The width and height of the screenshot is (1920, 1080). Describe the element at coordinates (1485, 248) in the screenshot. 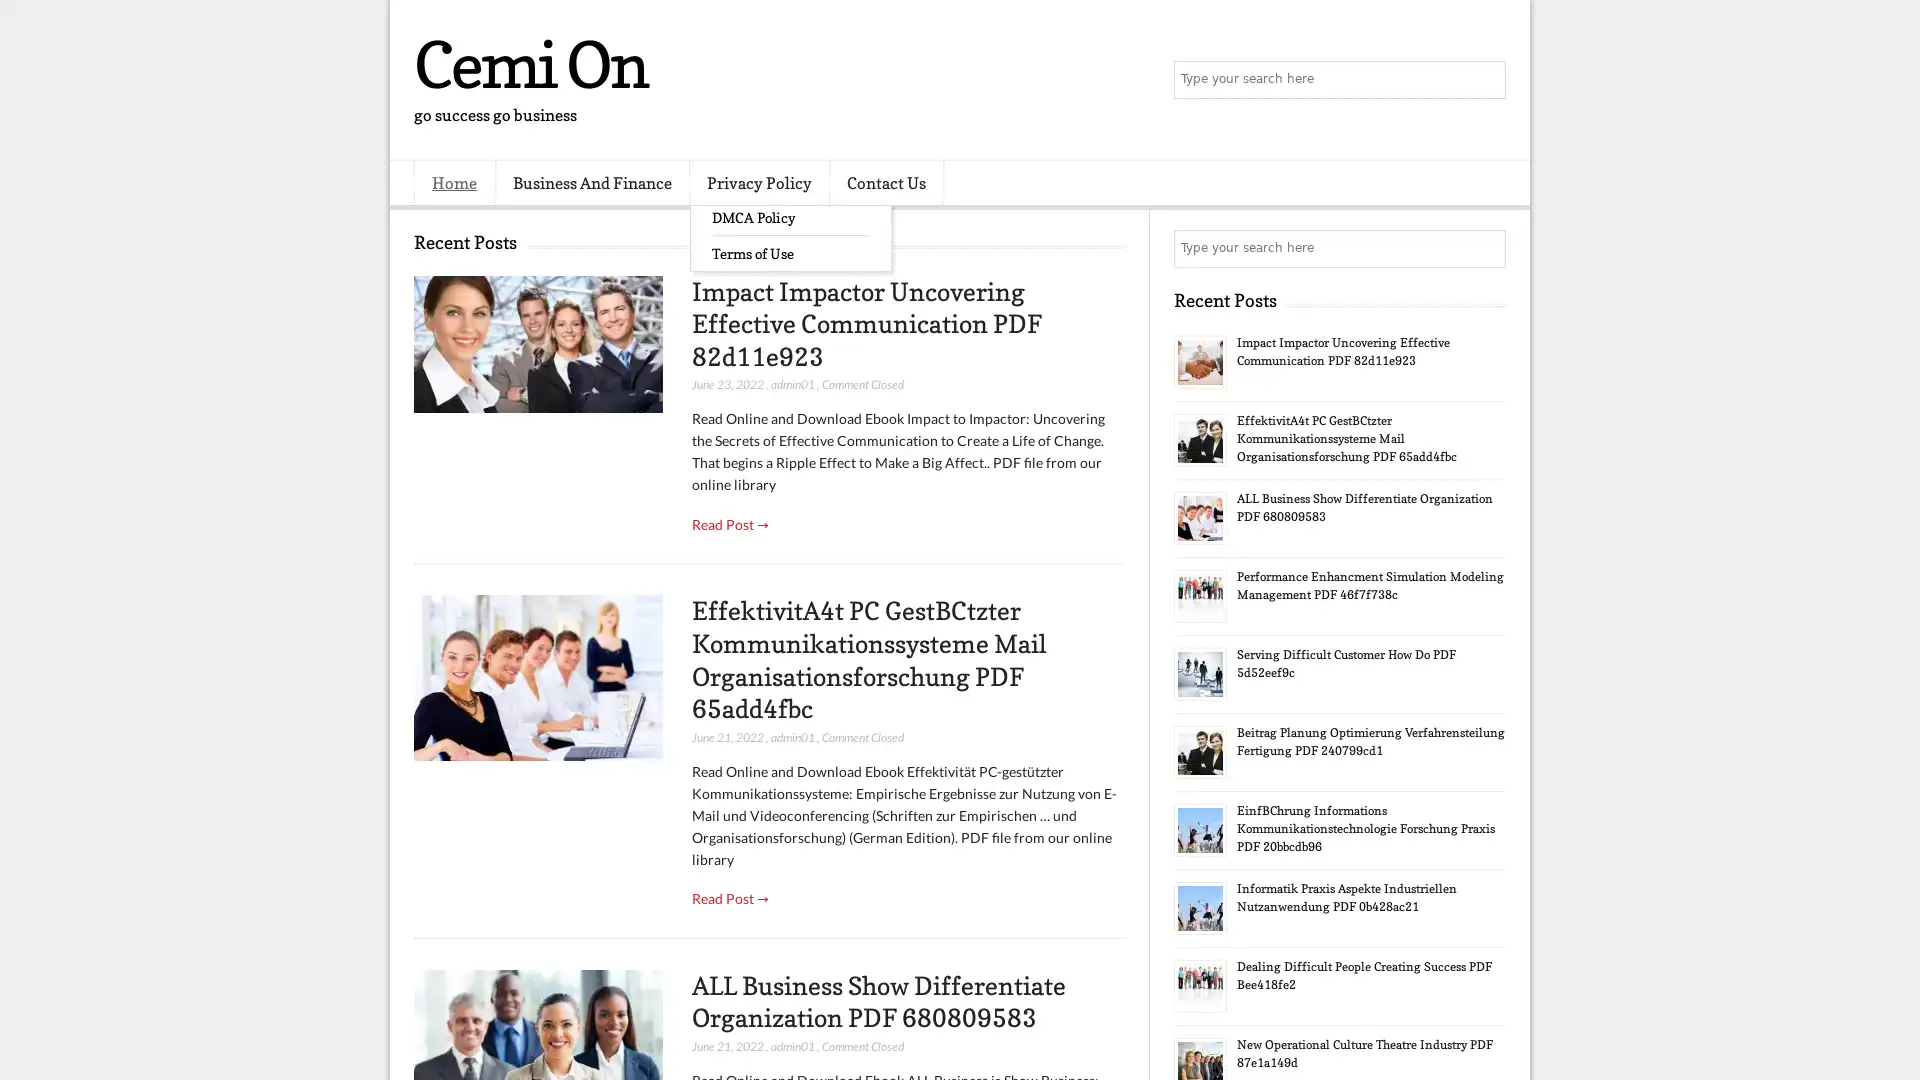

I see `Search` at that location.